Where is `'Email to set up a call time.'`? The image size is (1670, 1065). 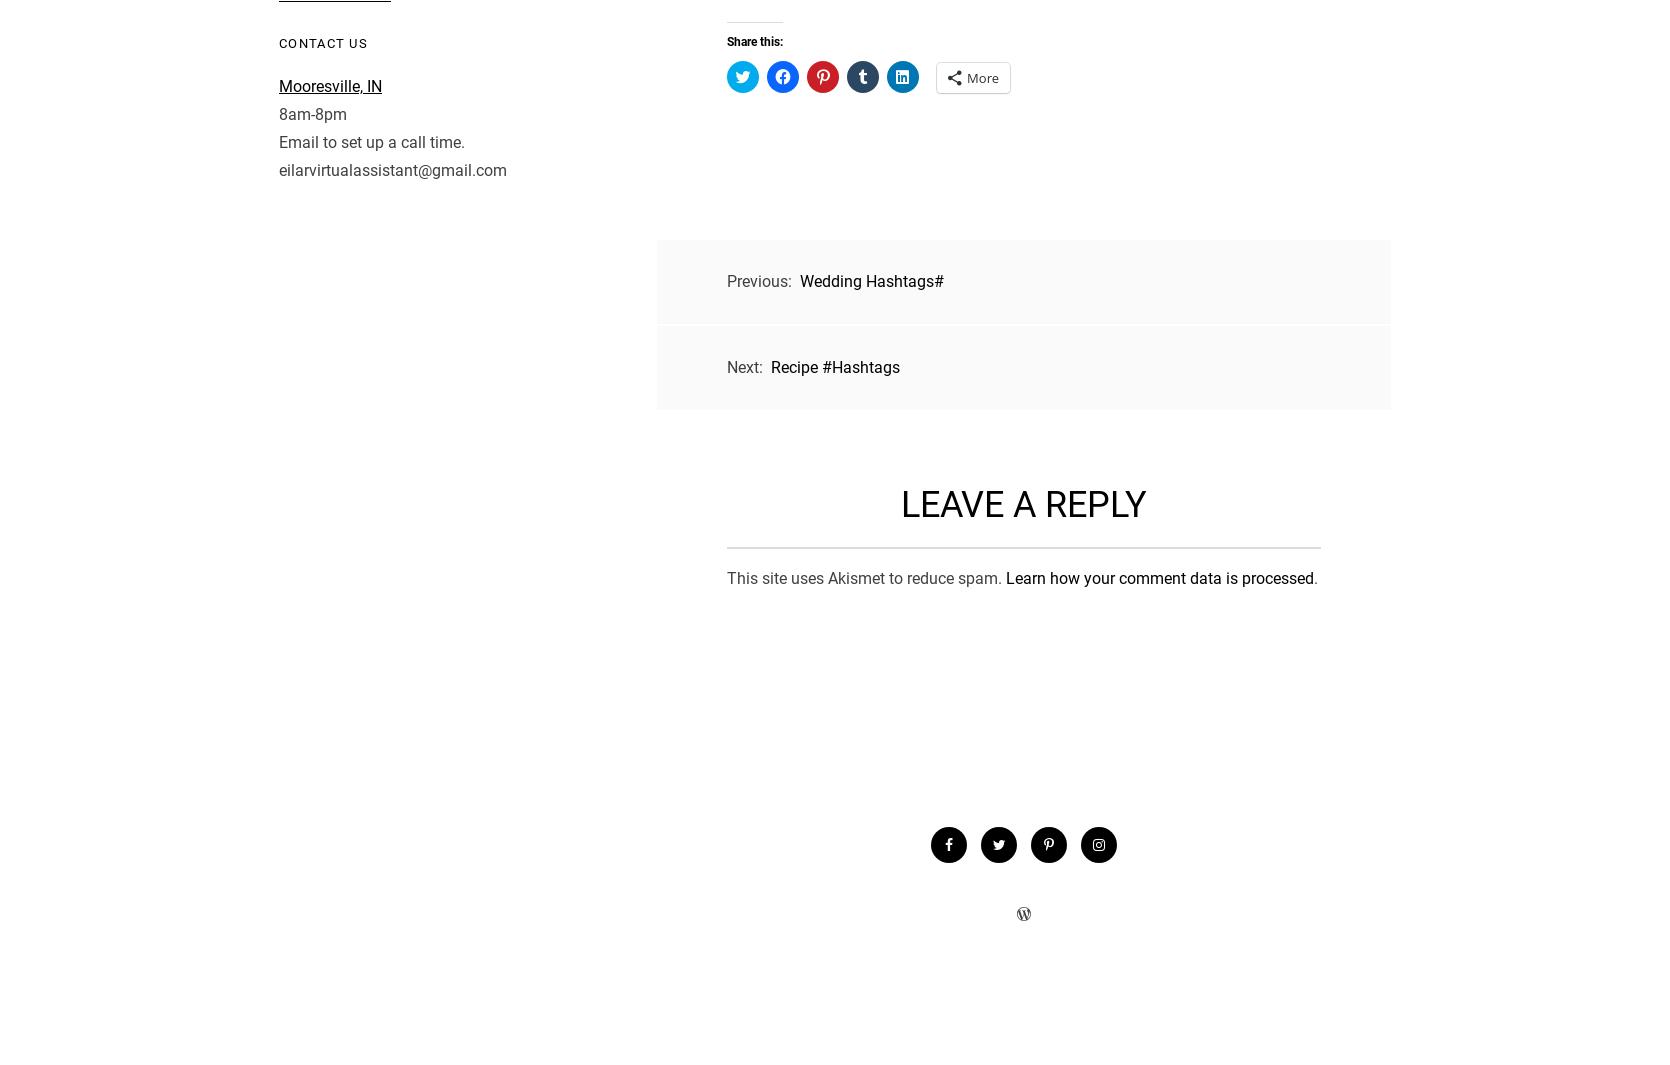 'Email to set up a call time.' is located at coordinates (372, 140).